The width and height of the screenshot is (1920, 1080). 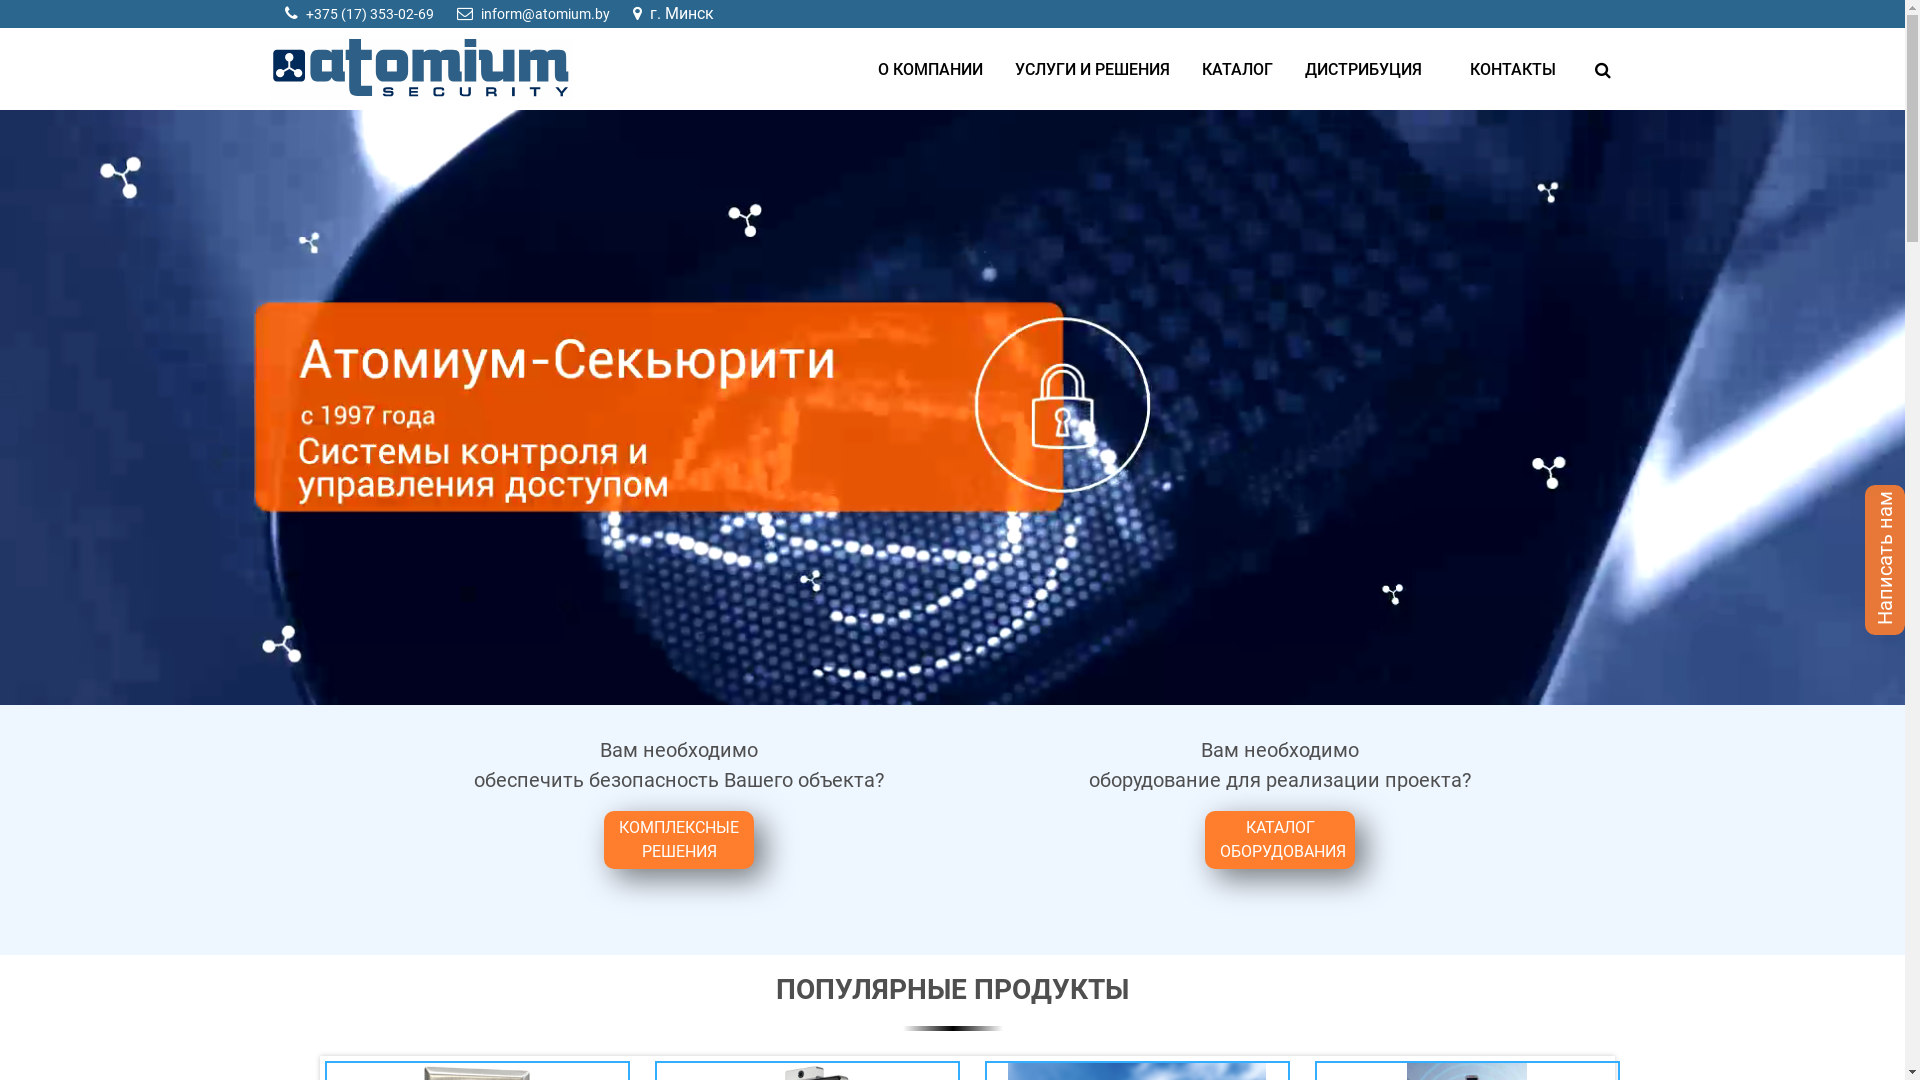 What do you see at coordinates (480, 14) in the screenshot?
I see `'inform@atomium.by'` at bounding box center [480, 14].